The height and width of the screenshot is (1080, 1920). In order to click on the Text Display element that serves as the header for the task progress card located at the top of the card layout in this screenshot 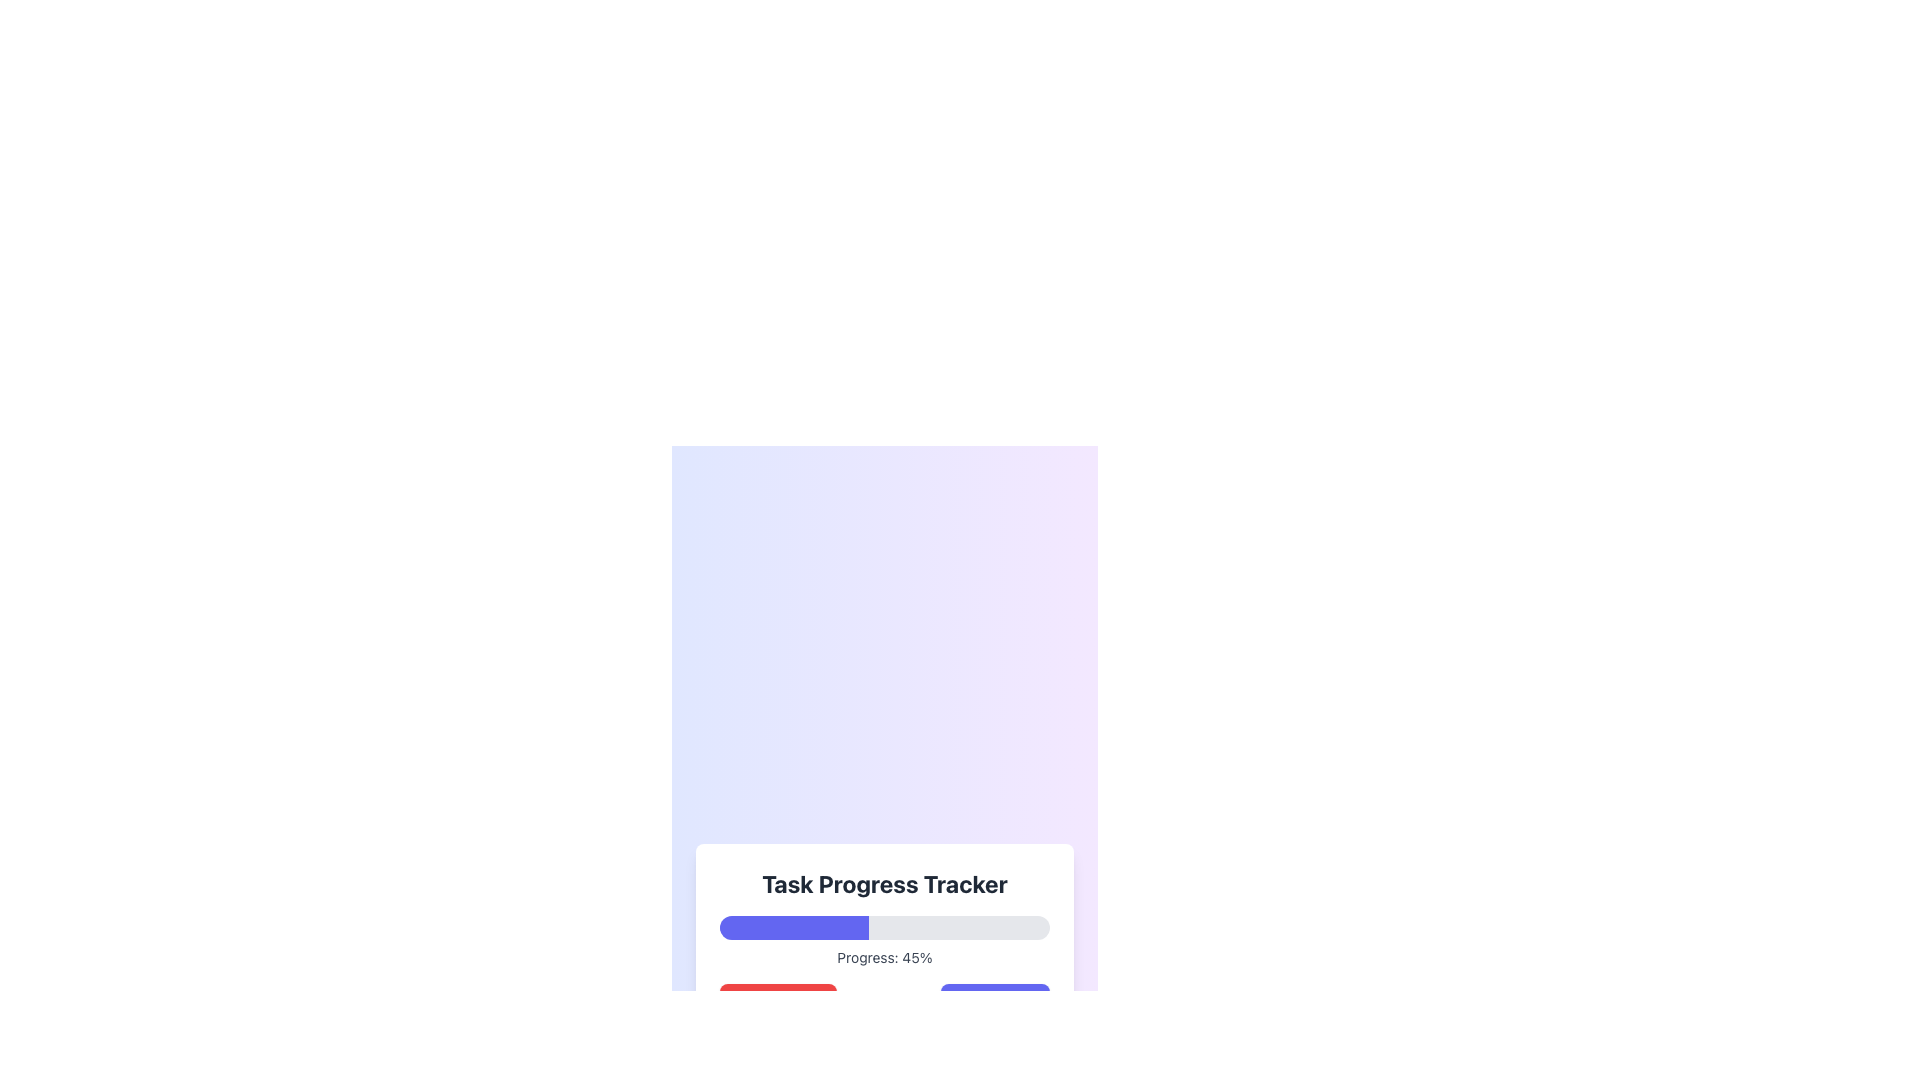, I will do `click(883, 882)`.